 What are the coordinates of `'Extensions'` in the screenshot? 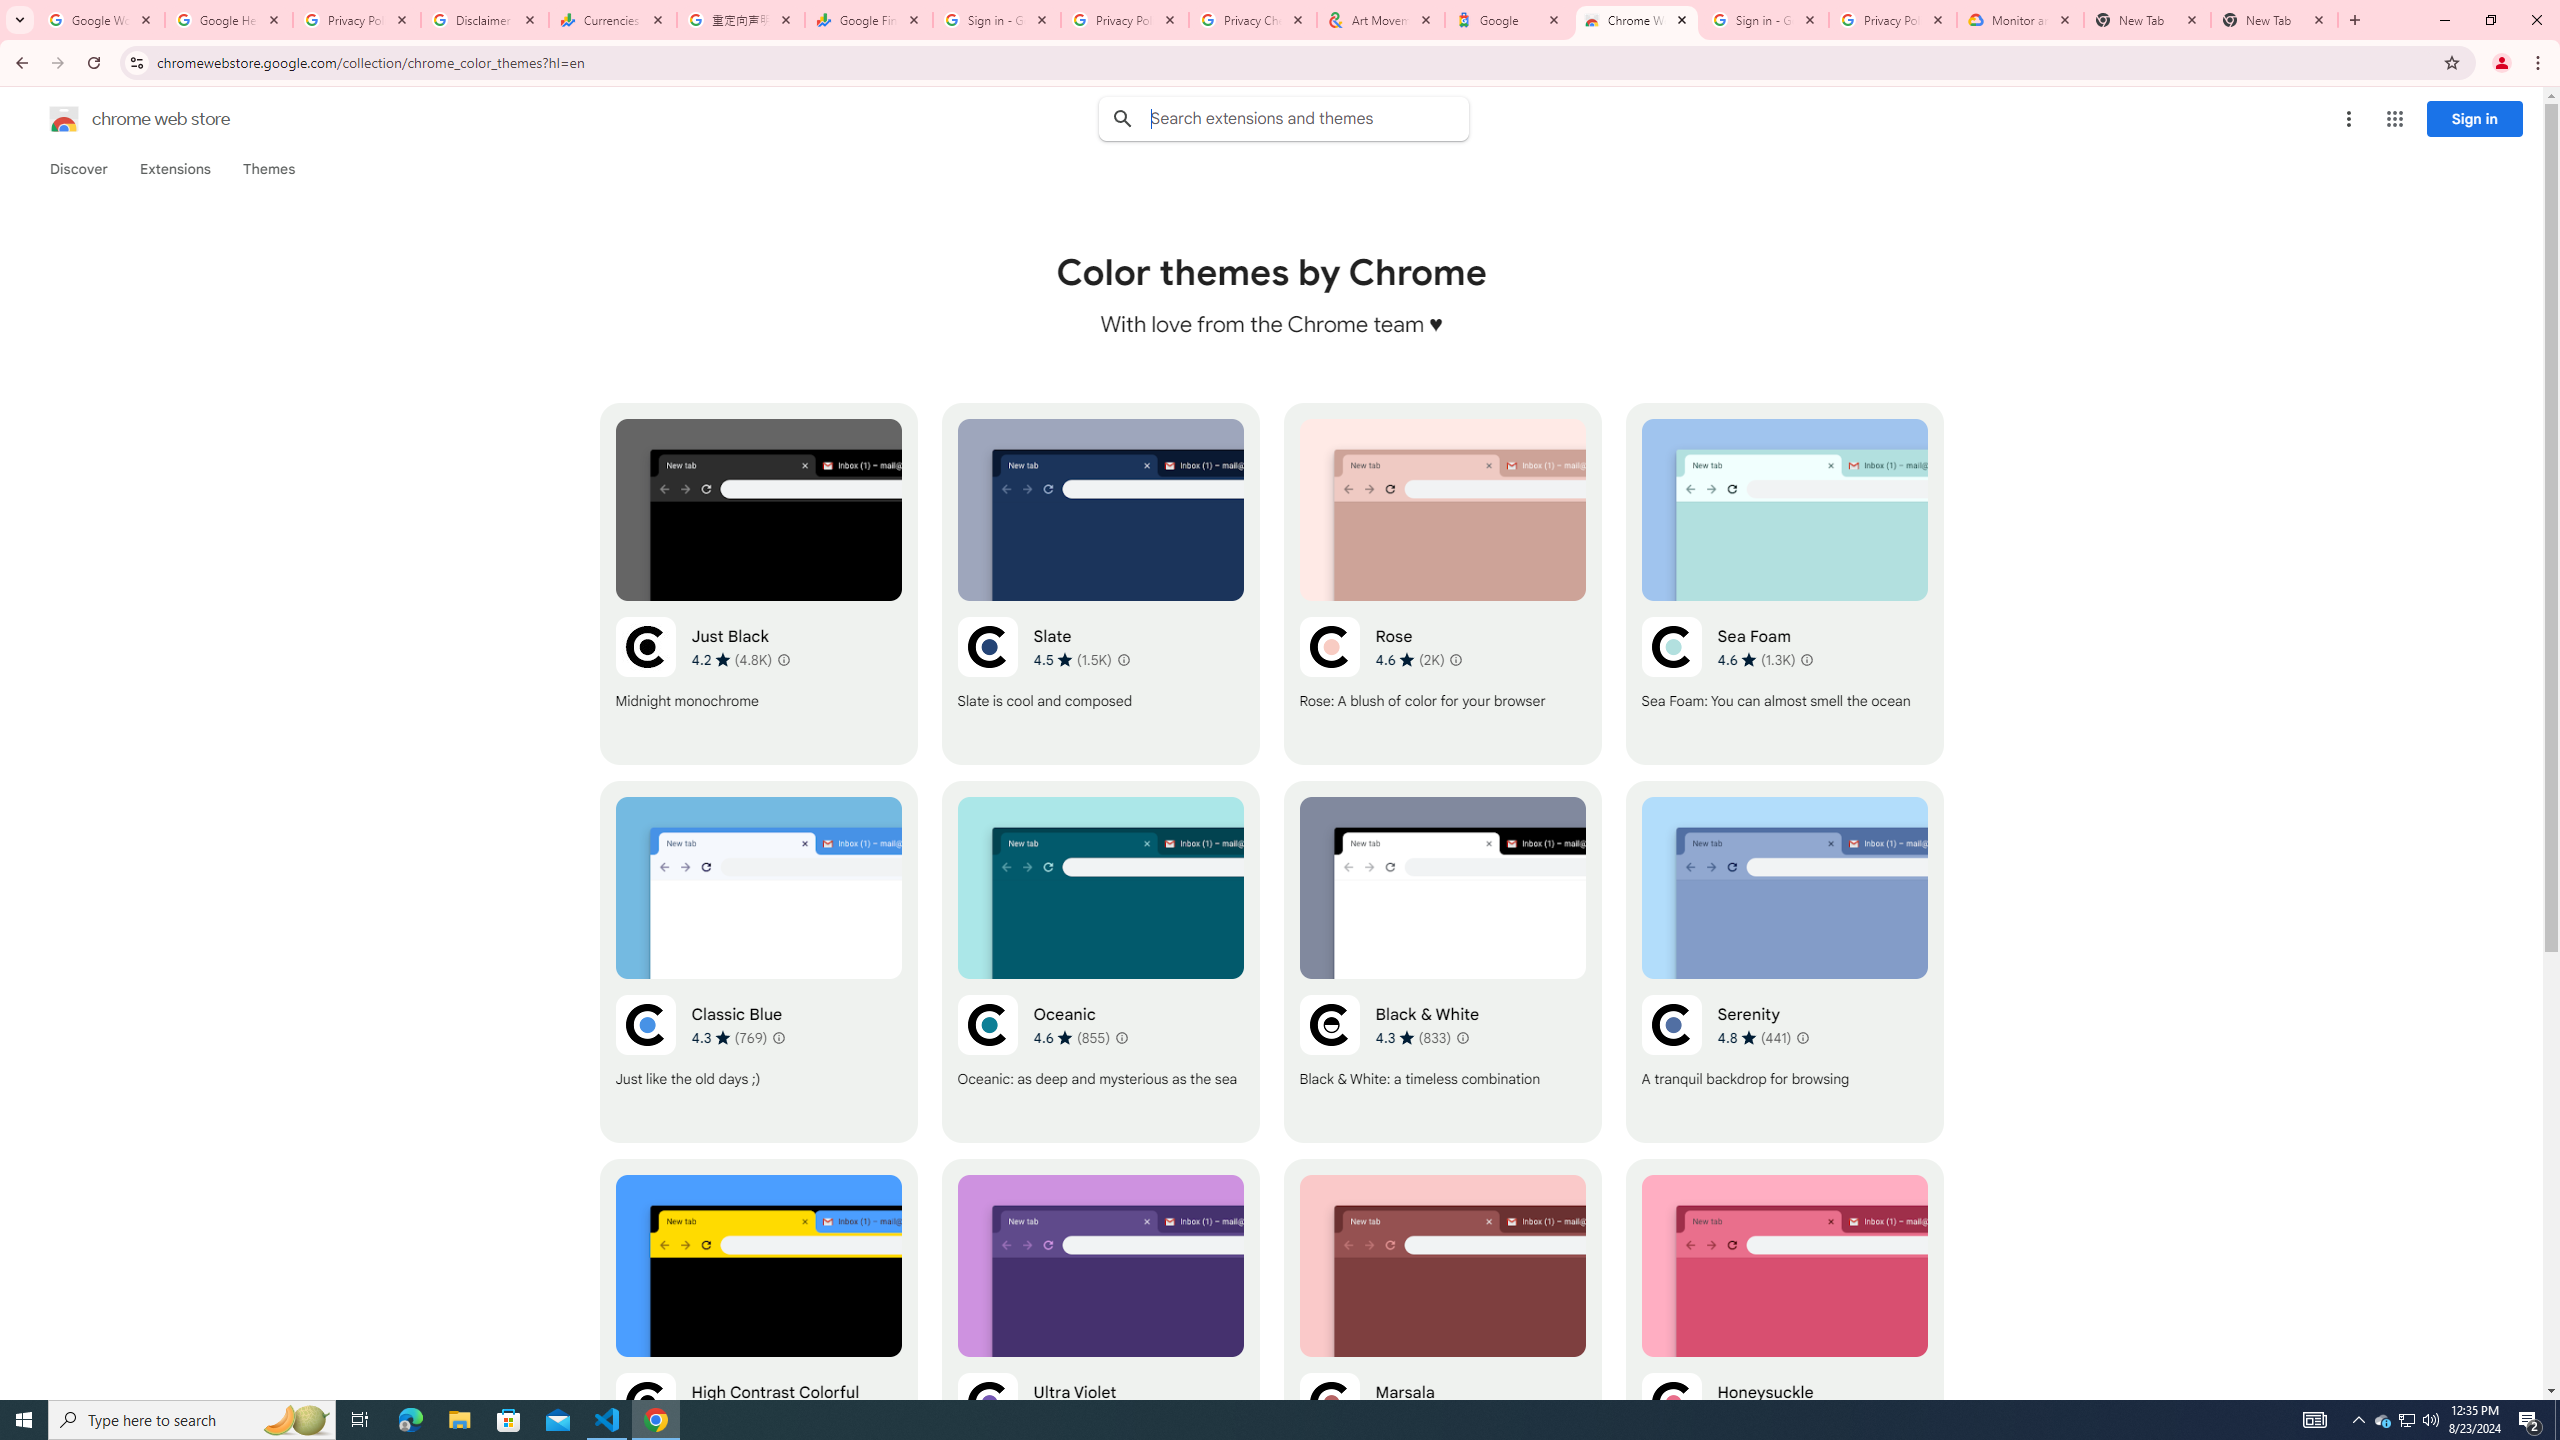 It's located at (175, 168).